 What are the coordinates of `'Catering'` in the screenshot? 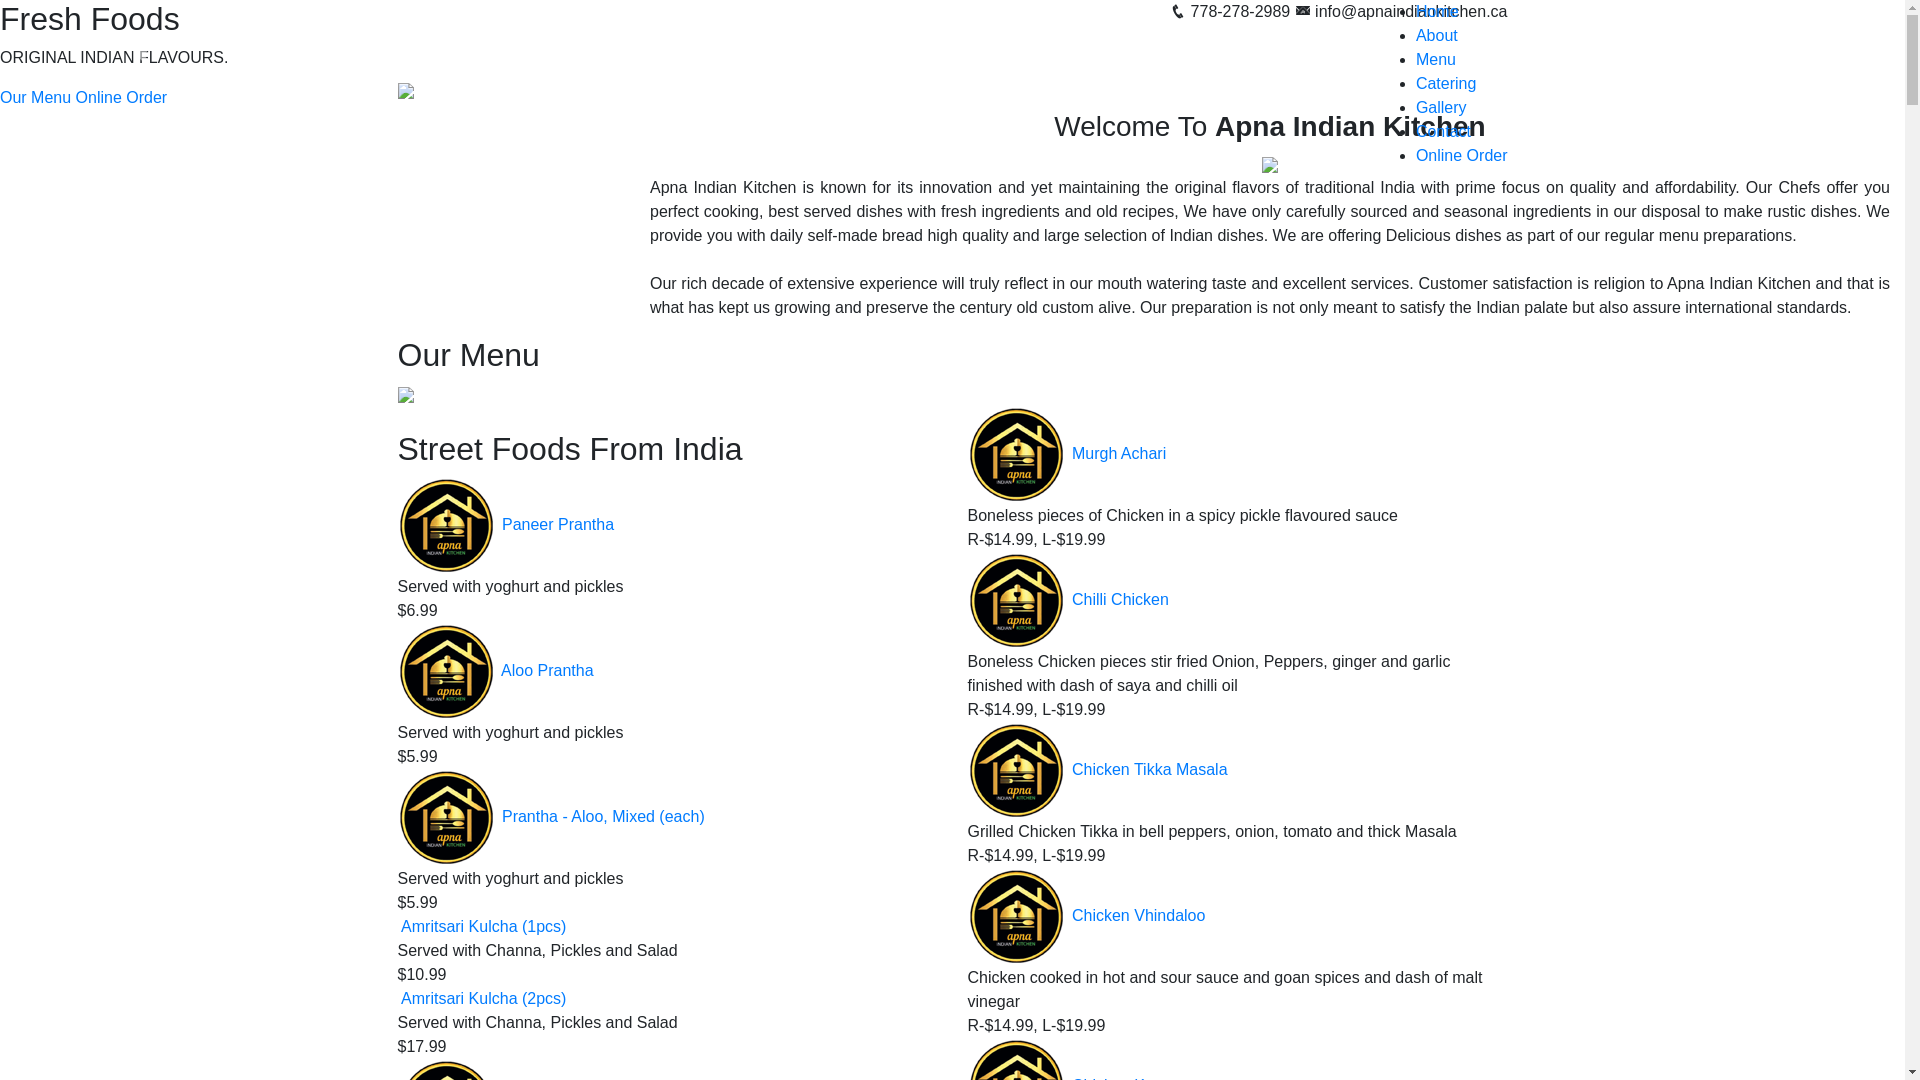 It's located at (1445, 82).